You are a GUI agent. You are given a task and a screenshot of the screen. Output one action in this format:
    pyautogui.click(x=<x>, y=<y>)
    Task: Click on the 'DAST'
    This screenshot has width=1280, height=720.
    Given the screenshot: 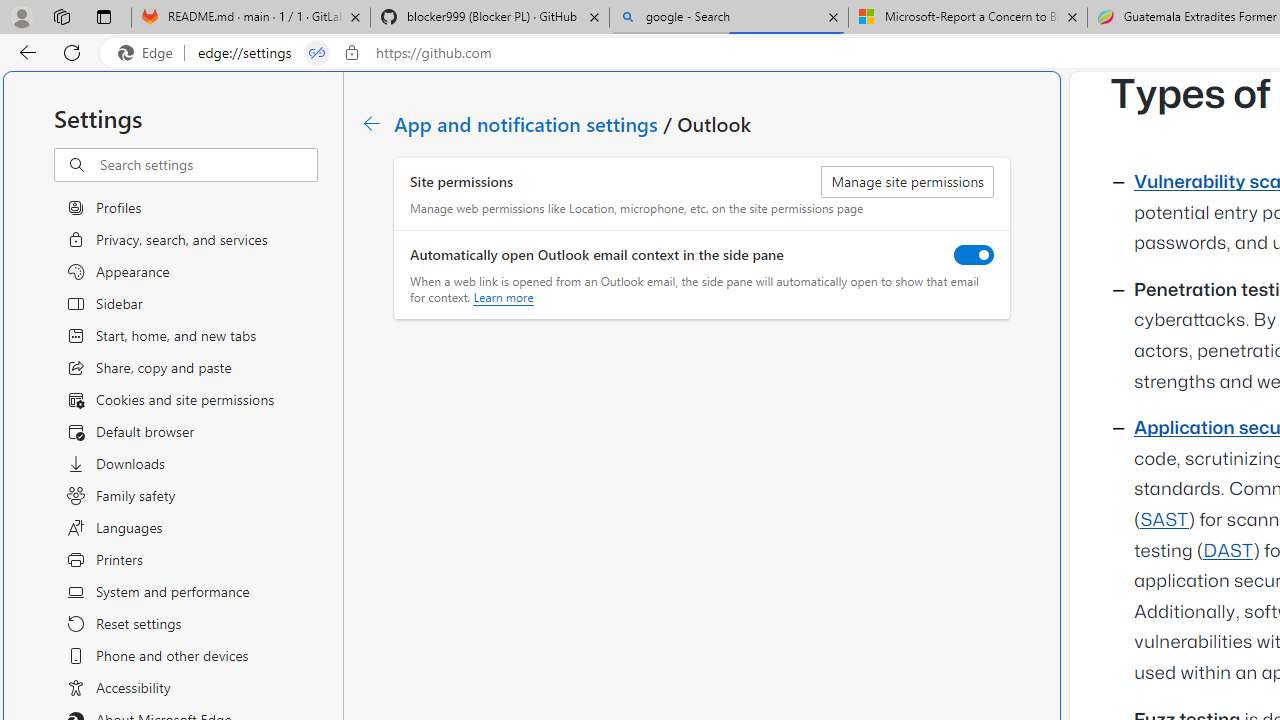 What is the action you would take?
    pyautogui.click(x=1227, y=551)
    